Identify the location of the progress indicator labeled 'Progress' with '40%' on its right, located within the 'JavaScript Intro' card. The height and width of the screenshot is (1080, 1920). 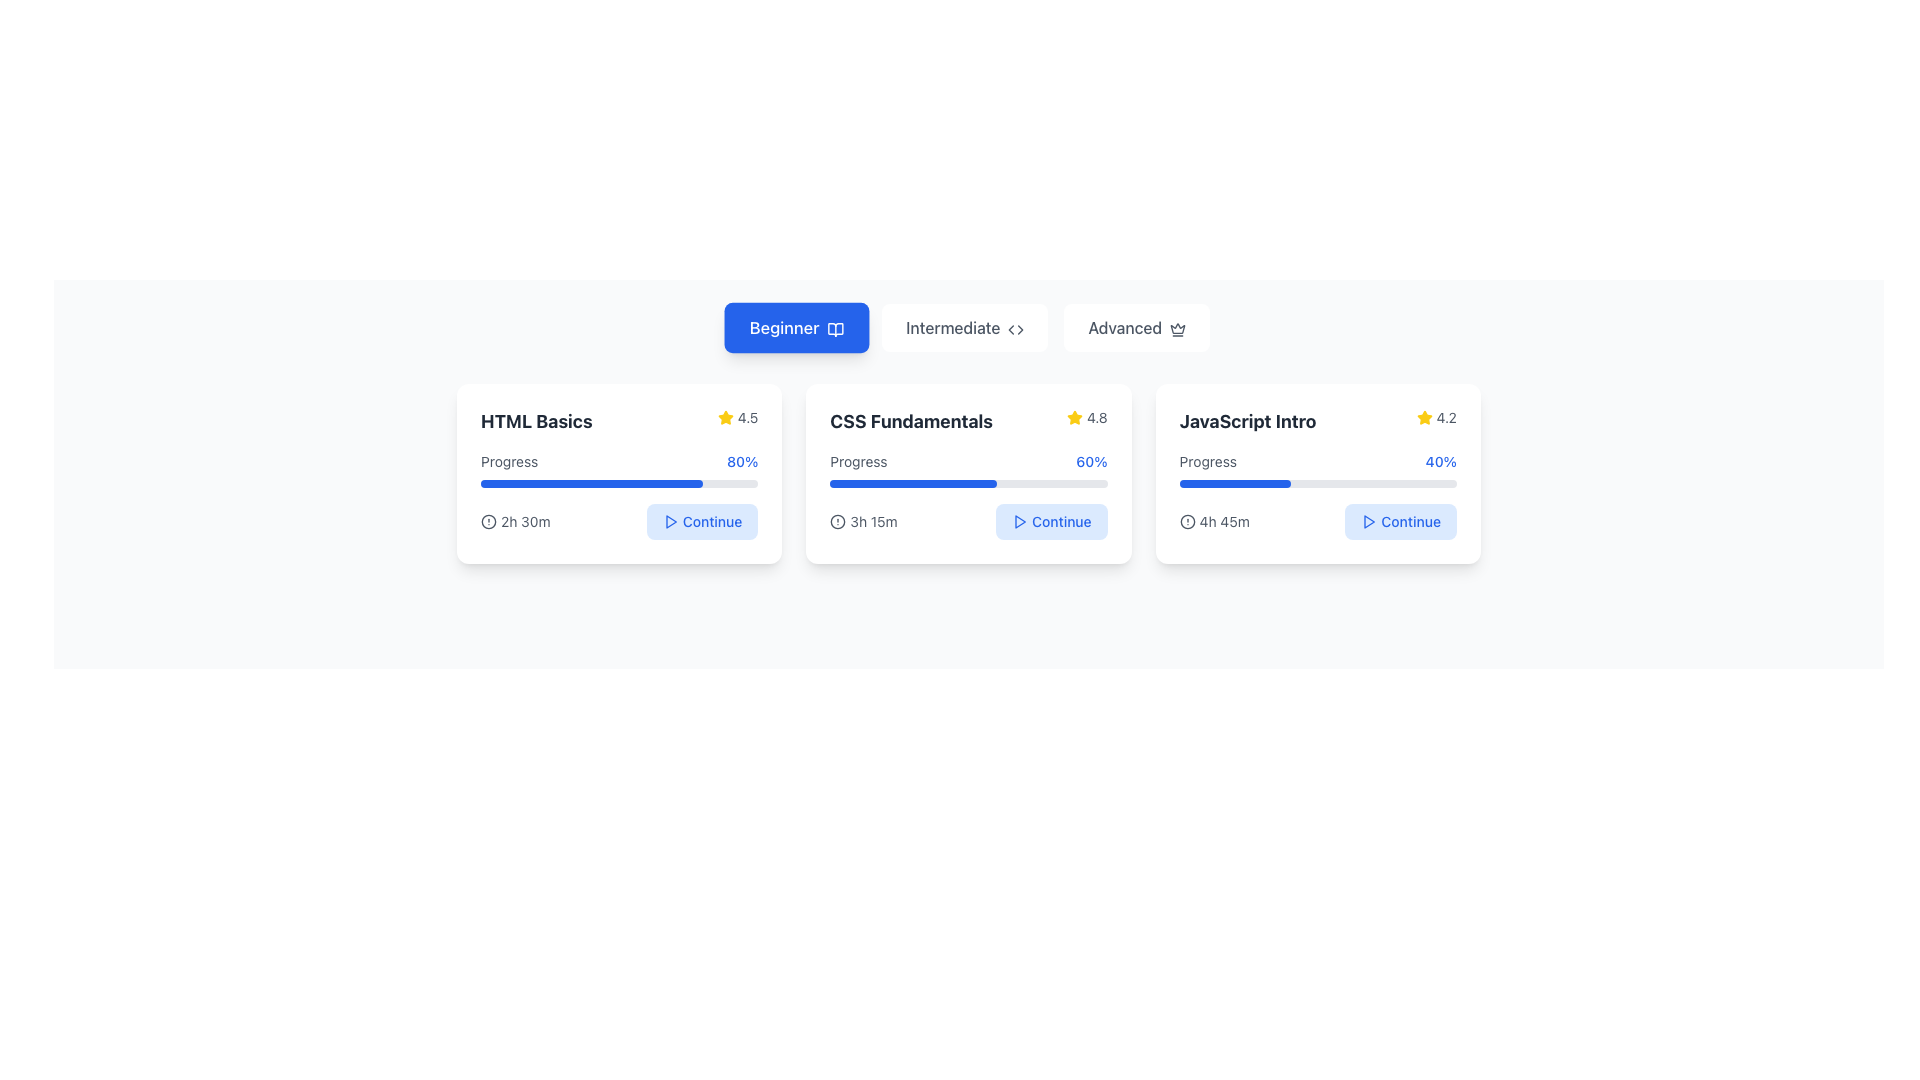
(1318, 470).